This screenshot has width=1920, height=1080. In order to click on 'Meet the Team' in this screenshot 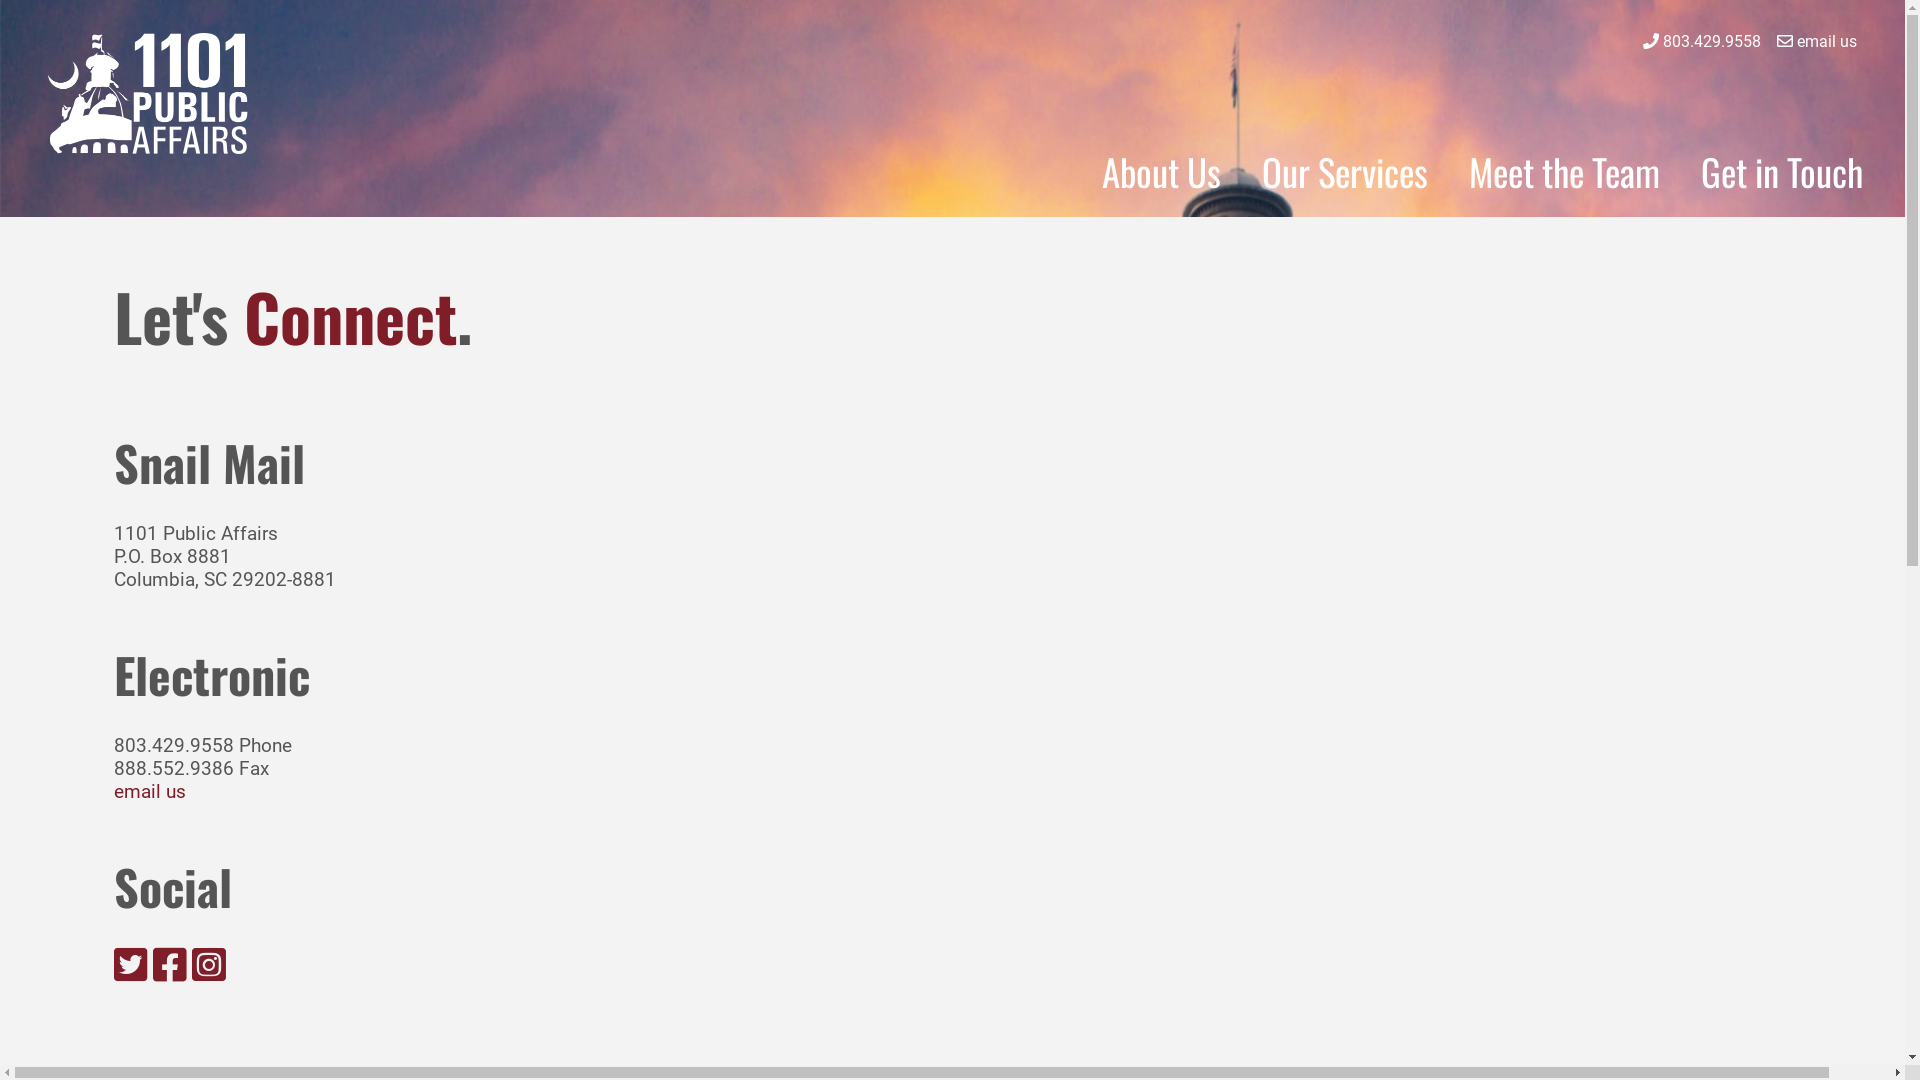, I will do `click(1563, 170)`.